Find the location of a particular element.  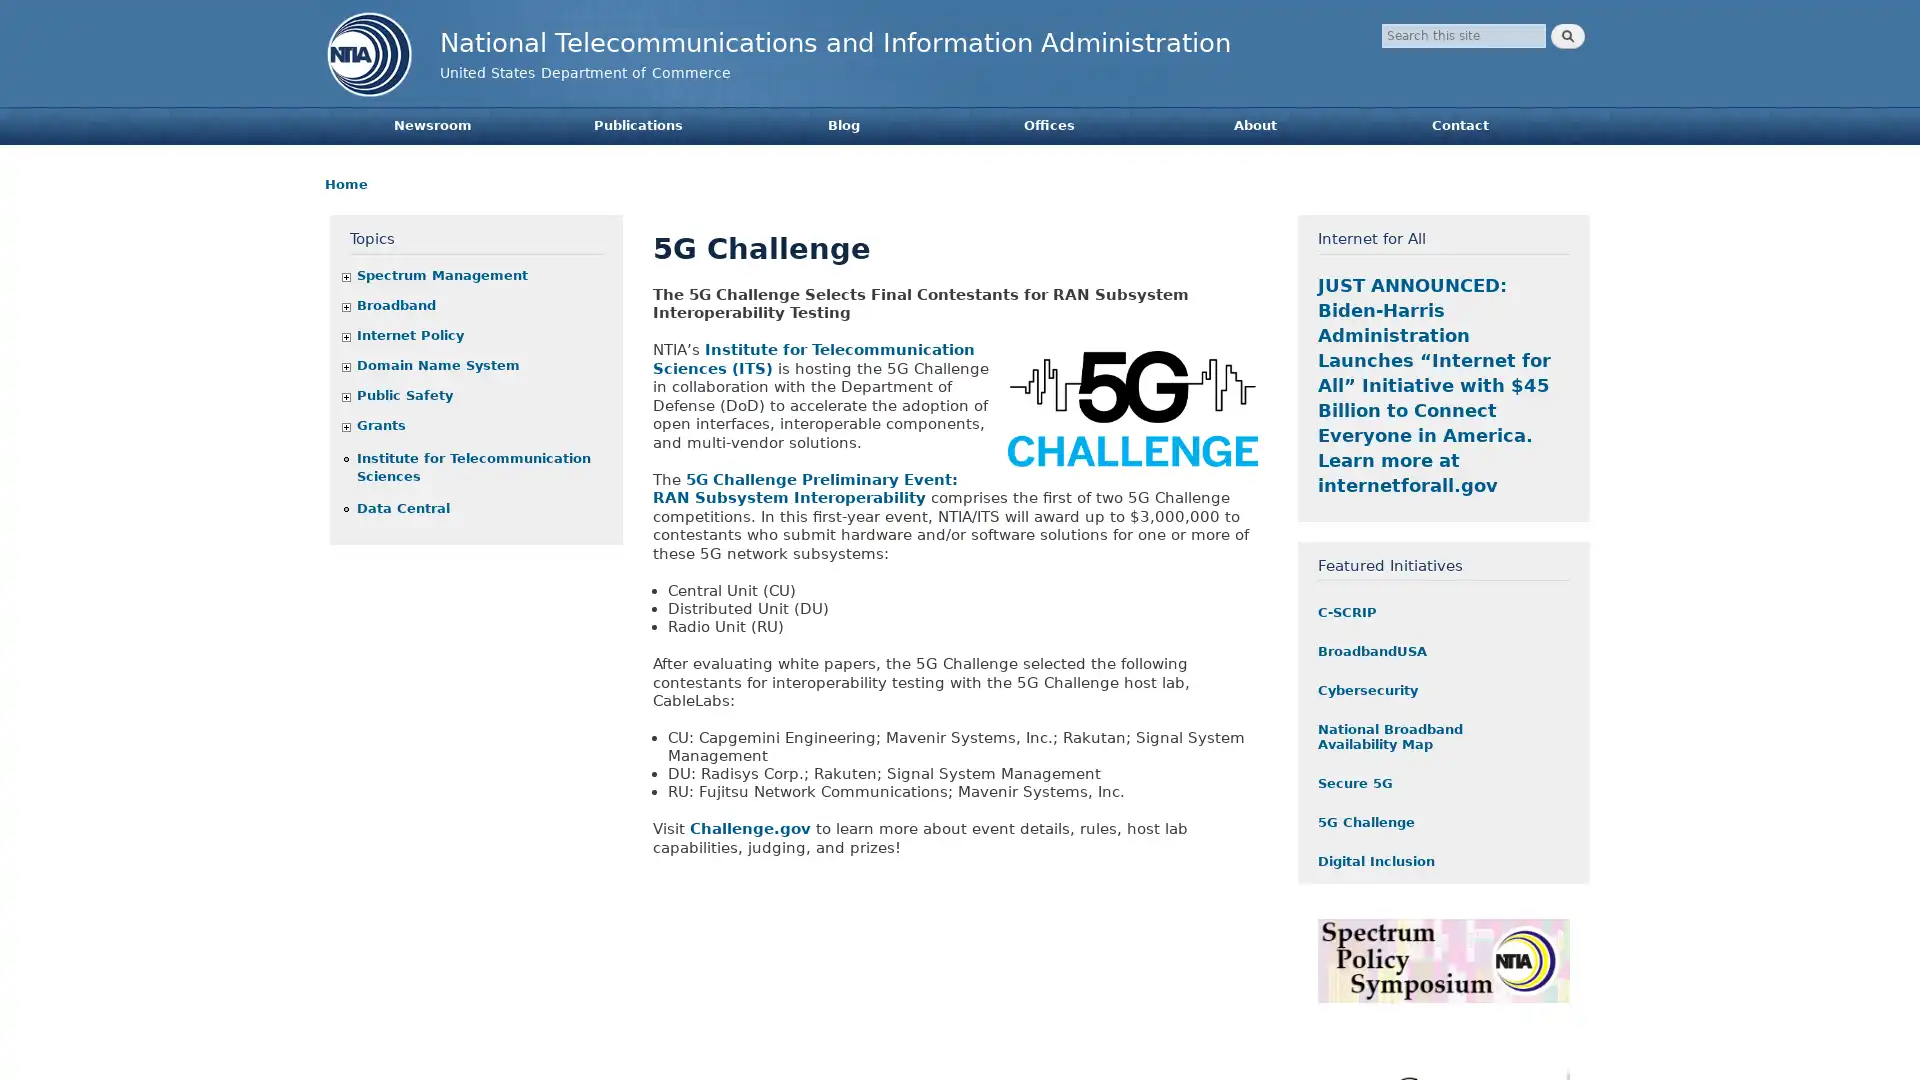

Search is located at coordinates (1567, 36).